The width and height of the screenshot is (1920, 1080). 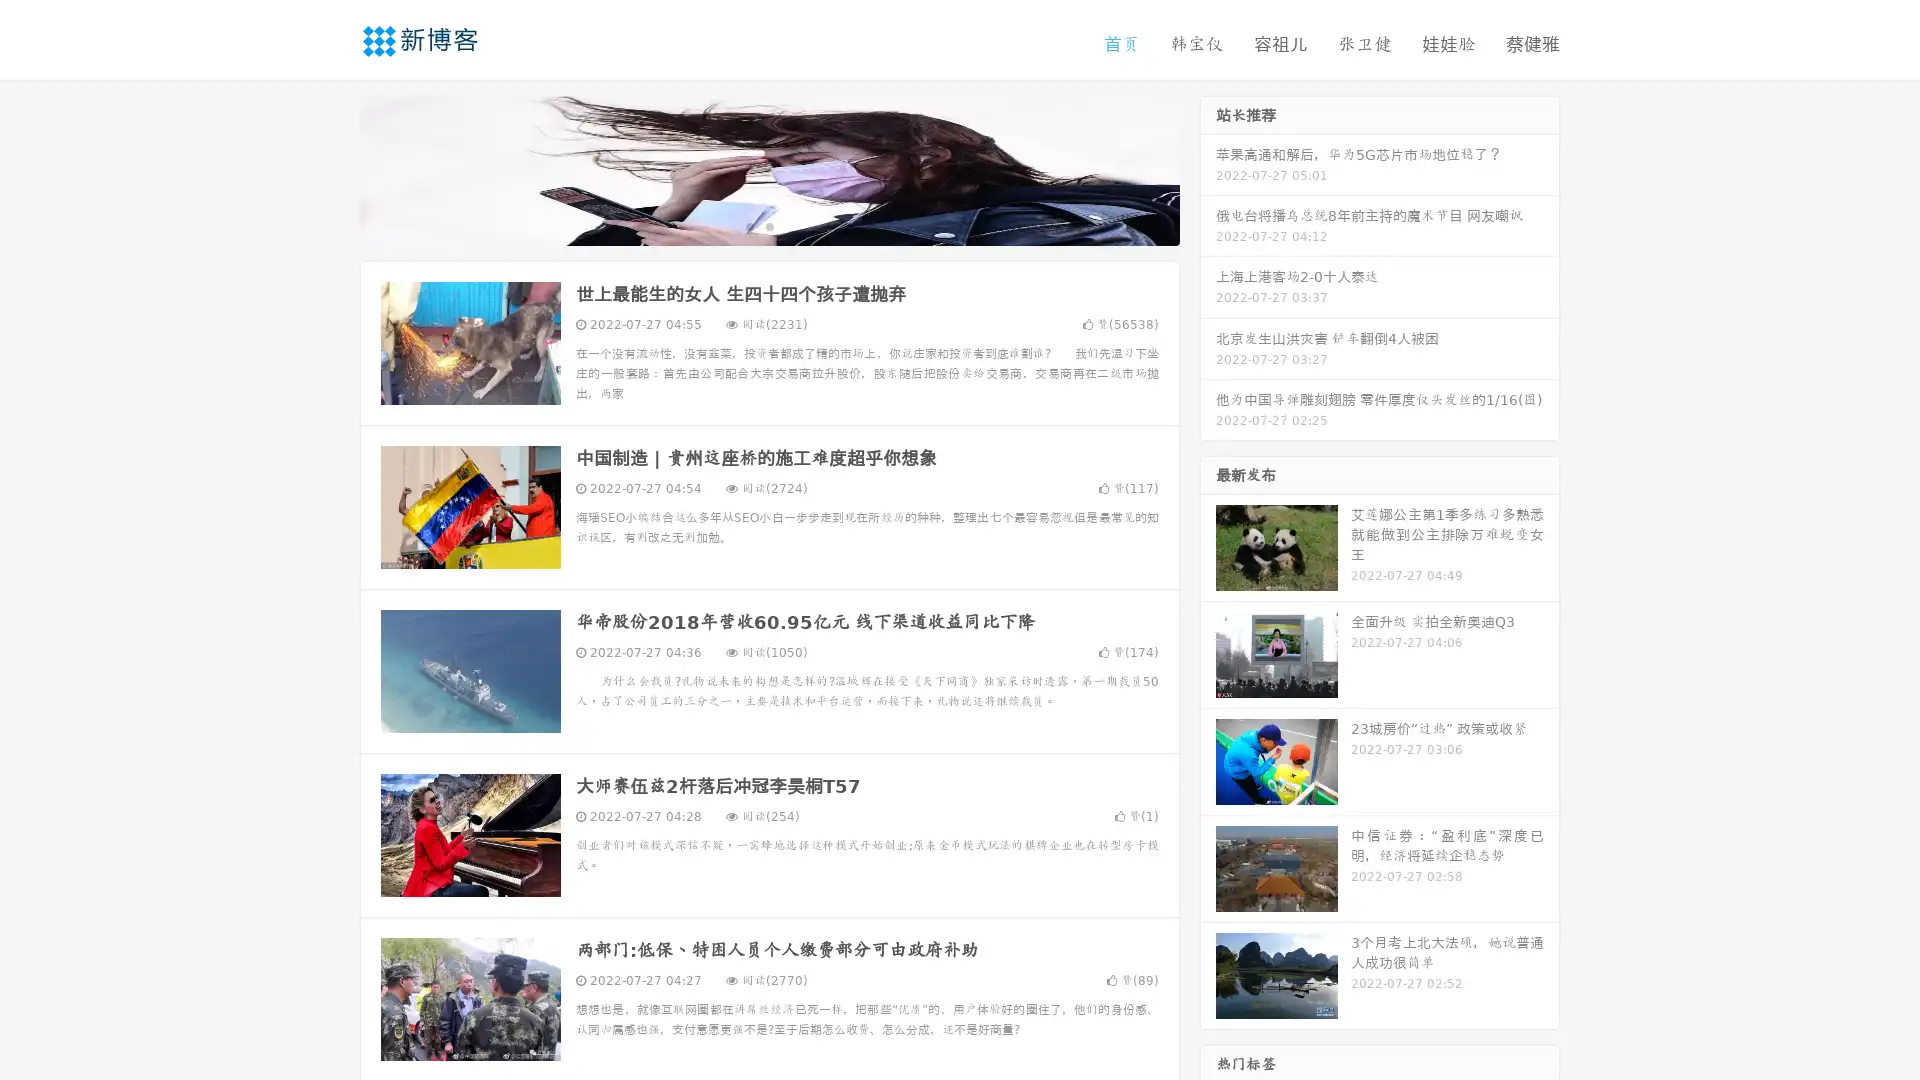 I want to click on Go to slide 1, so click(x=748, y=225).